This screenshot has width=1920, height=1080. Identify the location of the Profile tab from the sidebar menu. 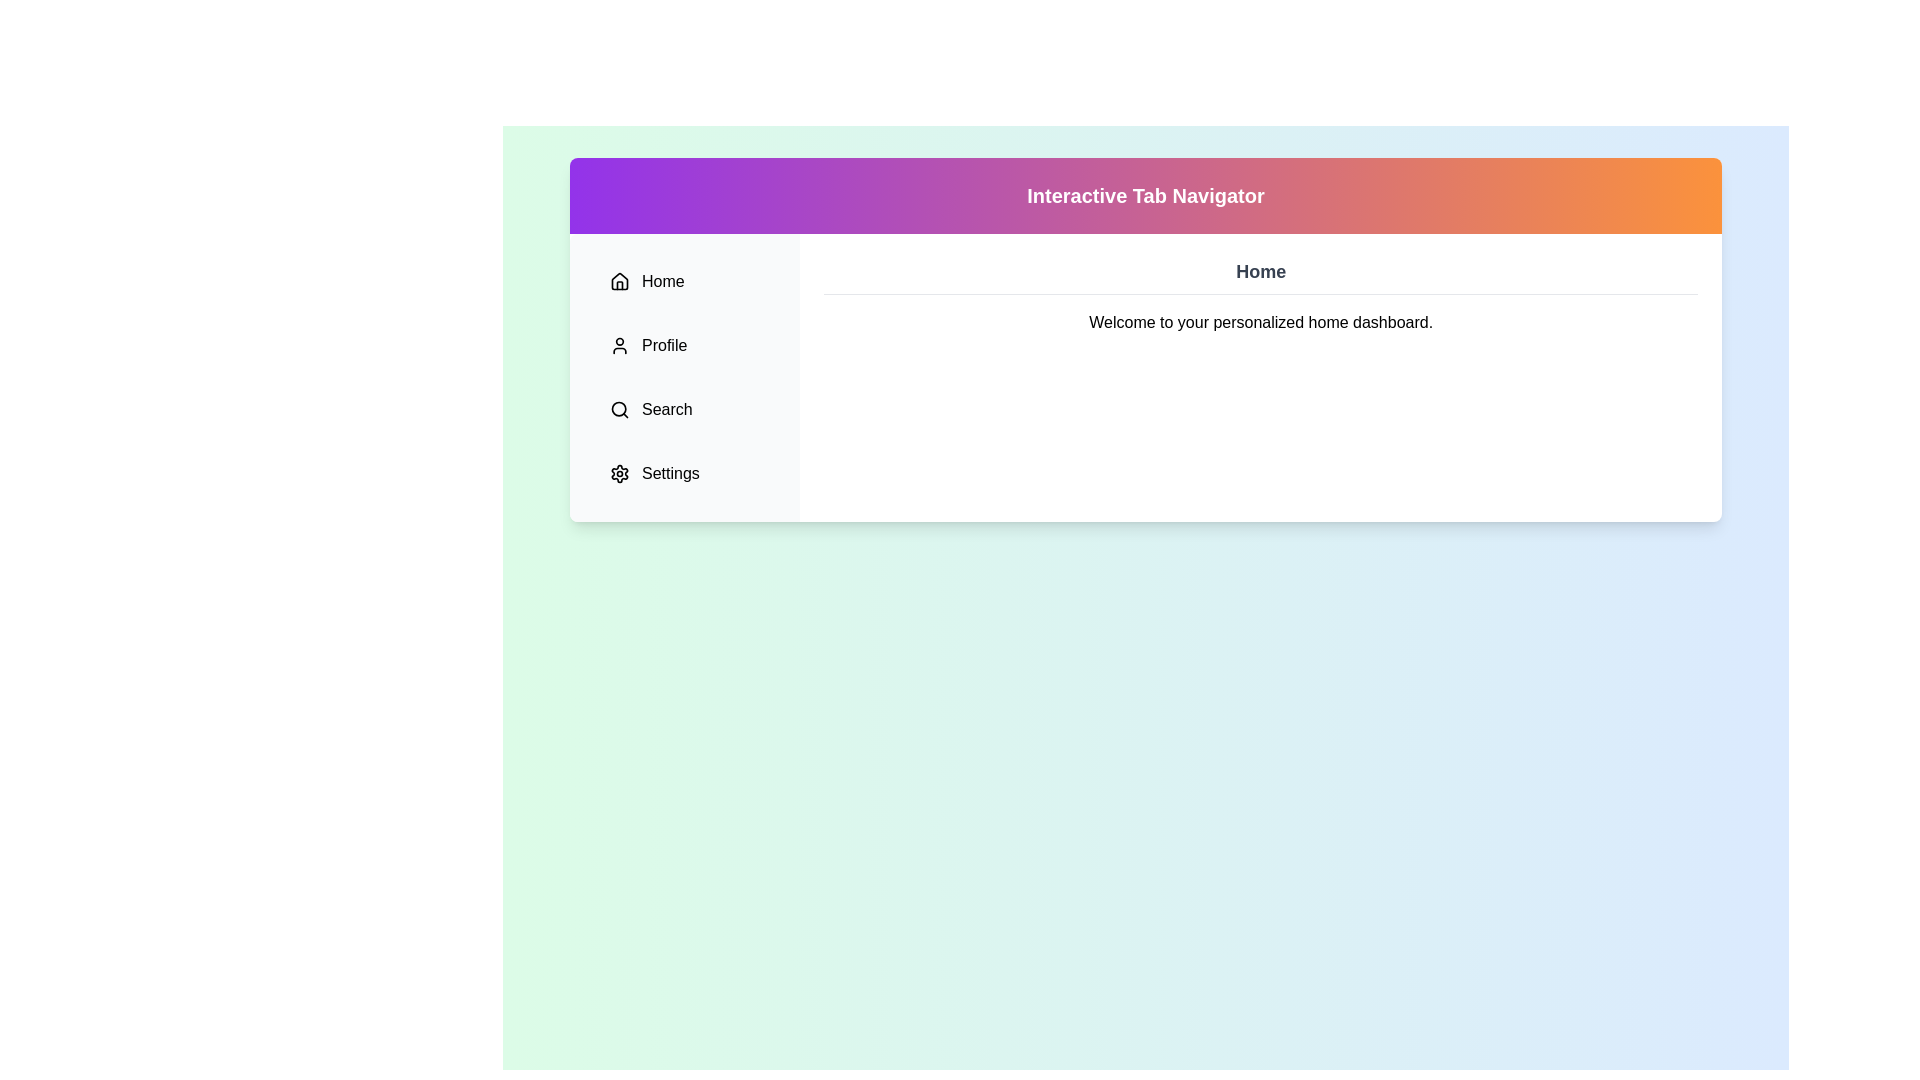
(685, 345).